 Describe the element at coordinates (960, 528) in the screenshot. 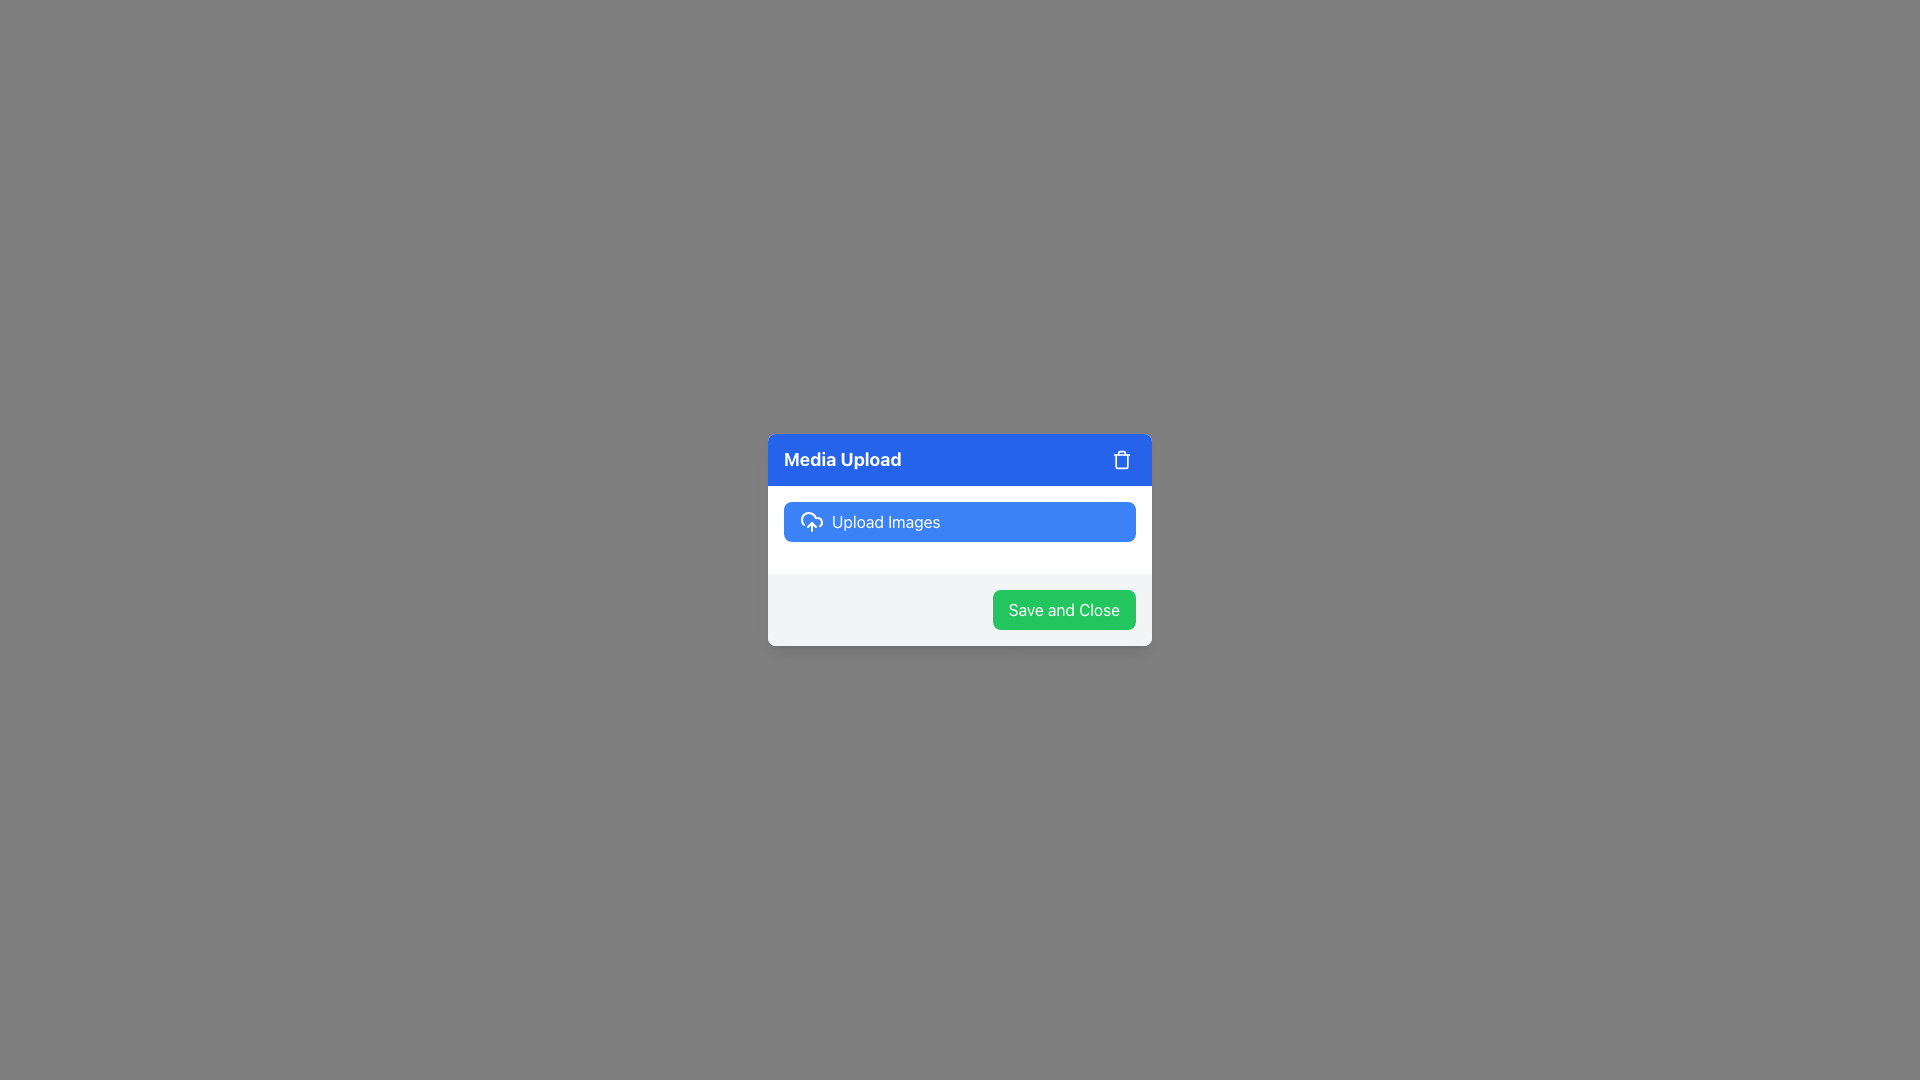

I see `the 'Upload' button located below the 'Media Upload' title bar to initiate the image upload process` at that location.